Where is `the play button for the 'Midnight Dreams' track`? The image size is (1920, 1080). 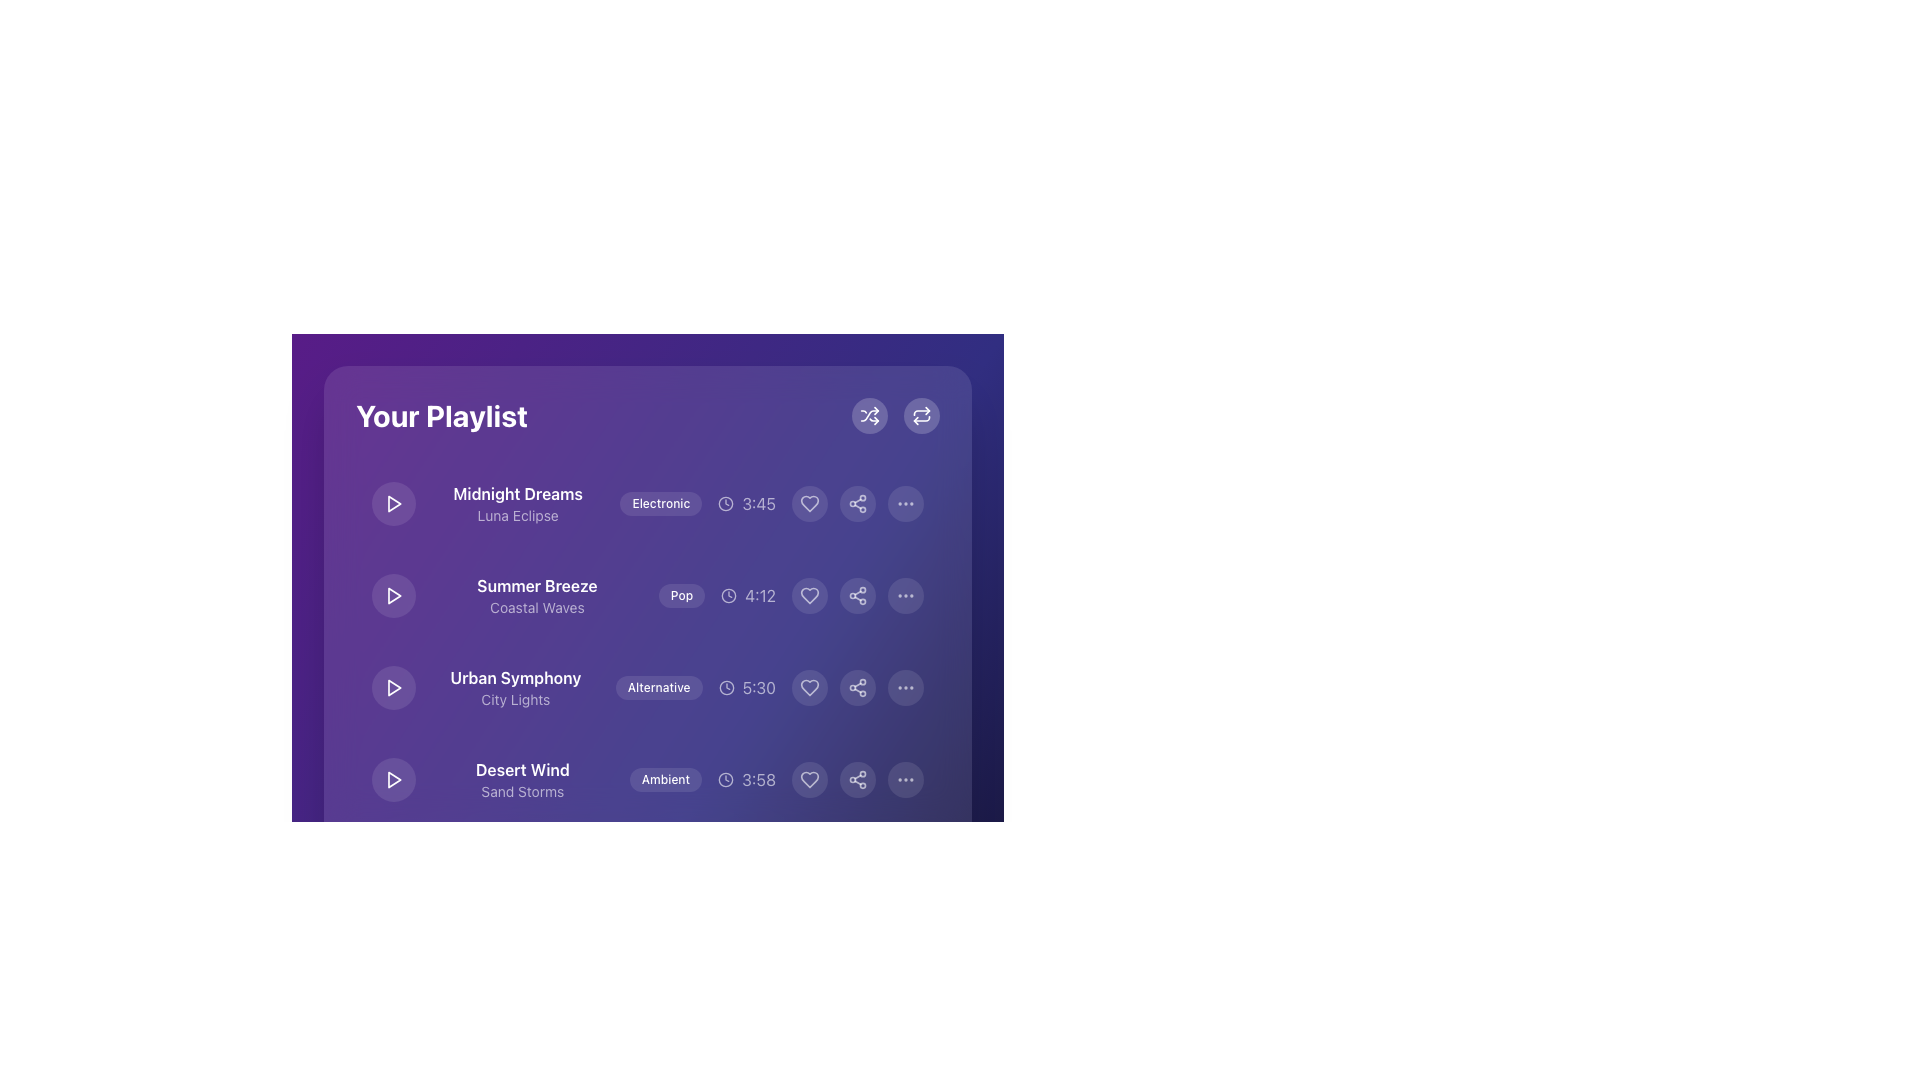
the play button for the 'Midnight Dreams' track is located at coordinates (394, 503).